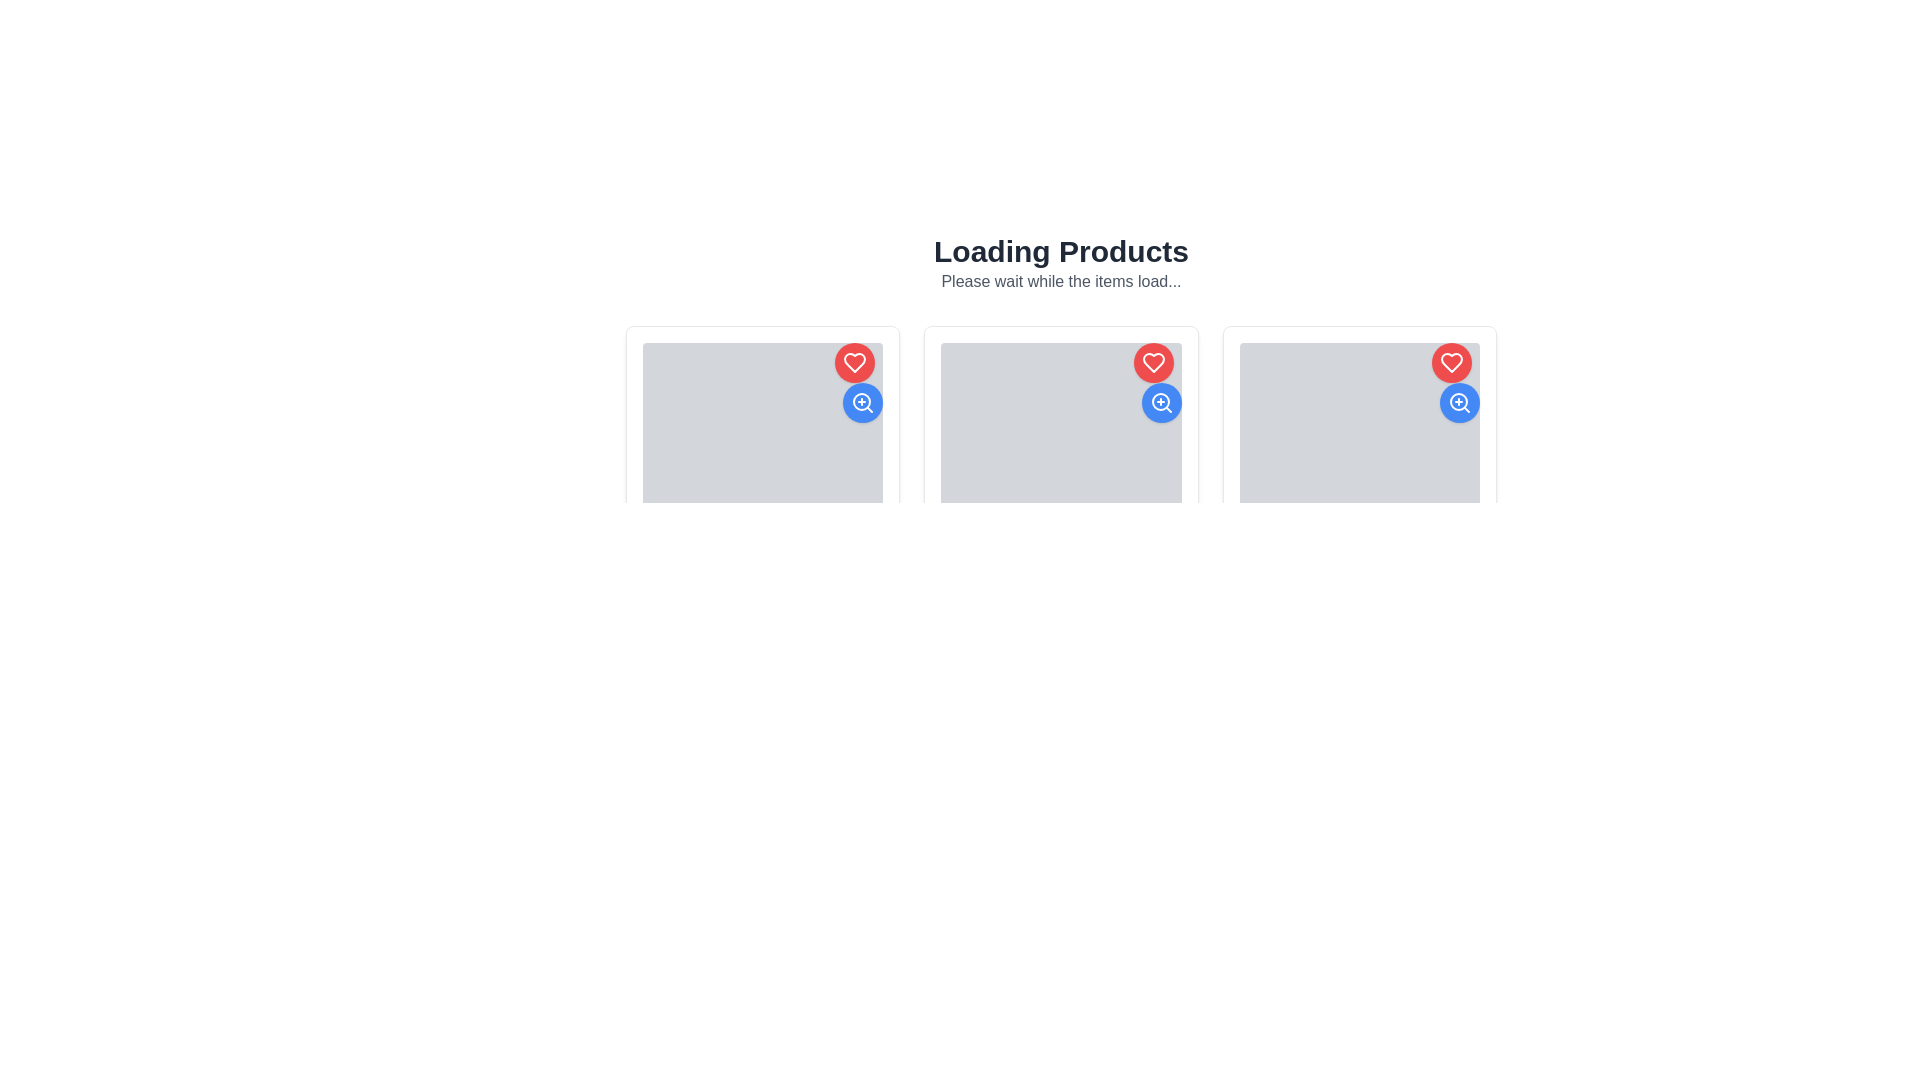  What do you see at coordinates (1060, 262) in the screenshot?
I see `the text display at the top of the content area that reads 'Loading Products' in bold and 'Please wait while the items load...' in smaller font` at bounding box center [1060, 262].